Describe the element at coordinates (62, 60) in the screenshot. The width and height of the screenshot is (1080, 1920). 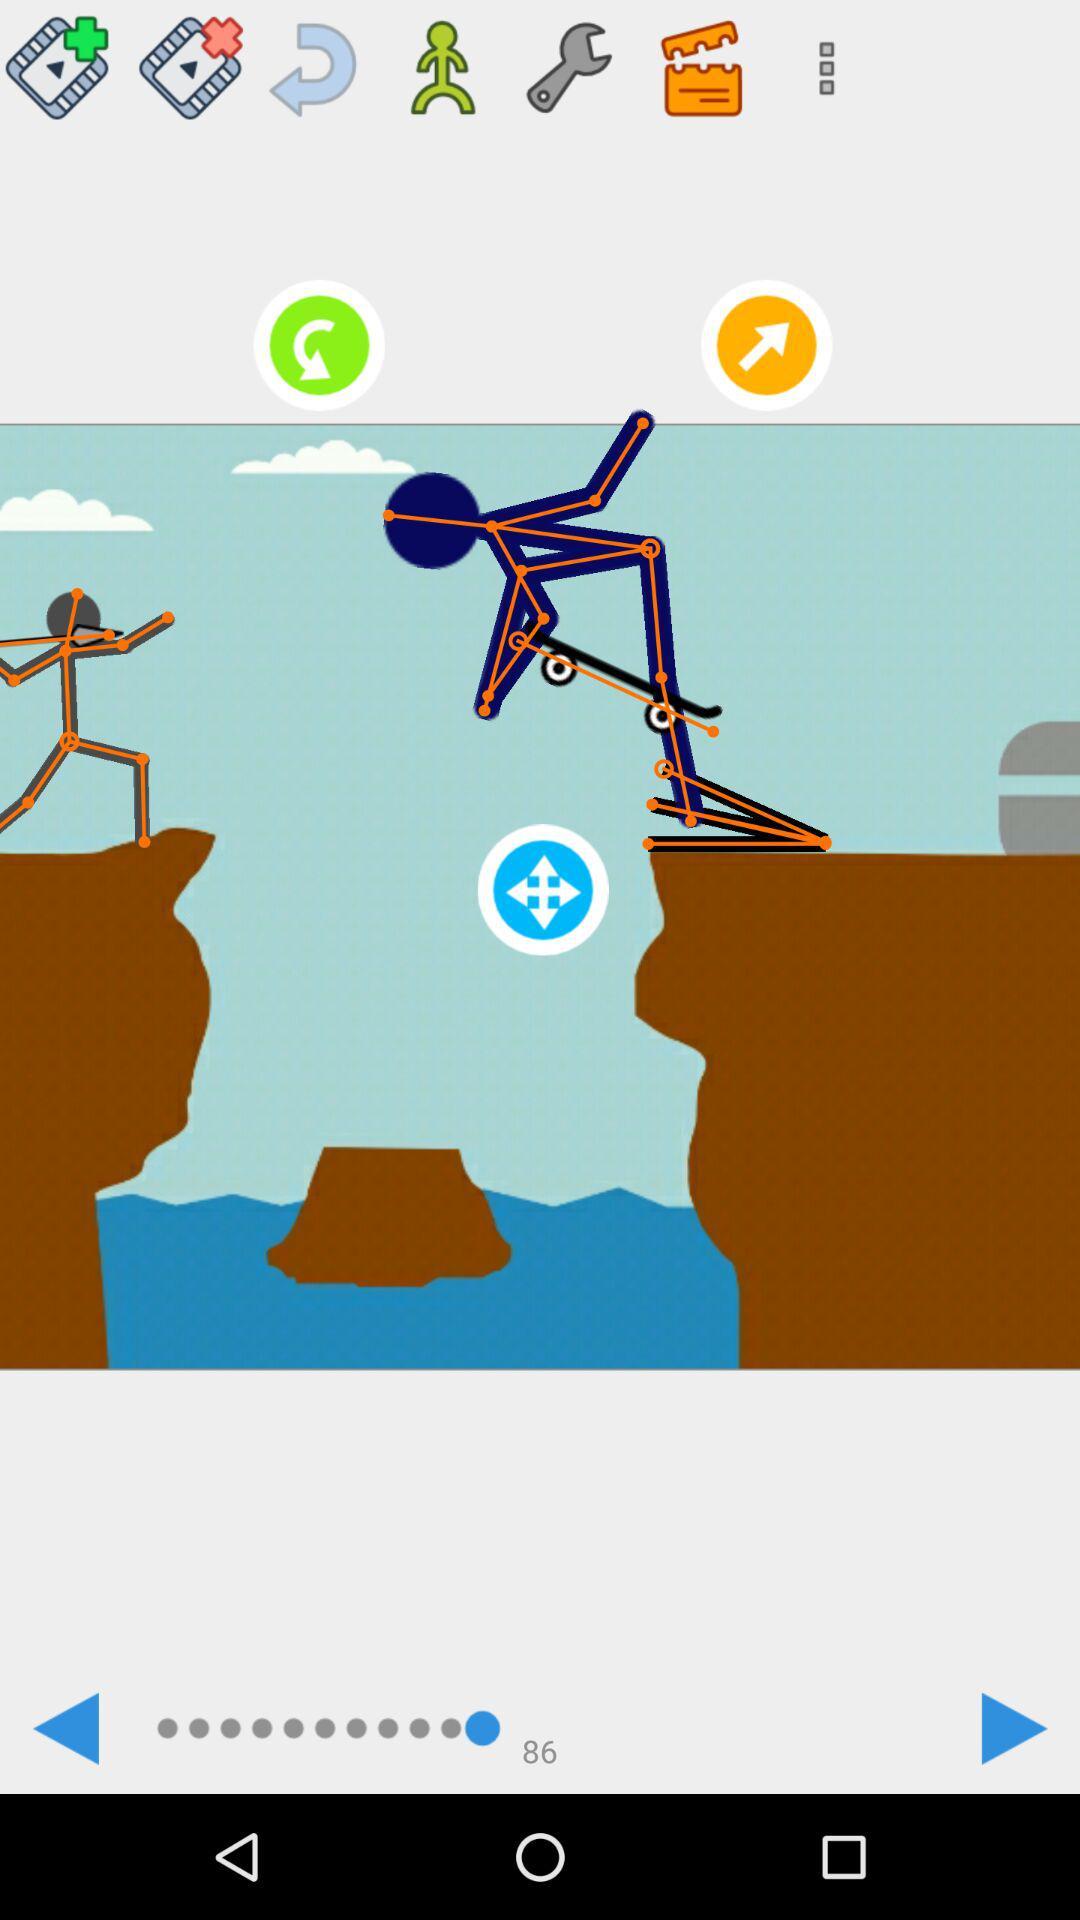
I see `any one` at that location.